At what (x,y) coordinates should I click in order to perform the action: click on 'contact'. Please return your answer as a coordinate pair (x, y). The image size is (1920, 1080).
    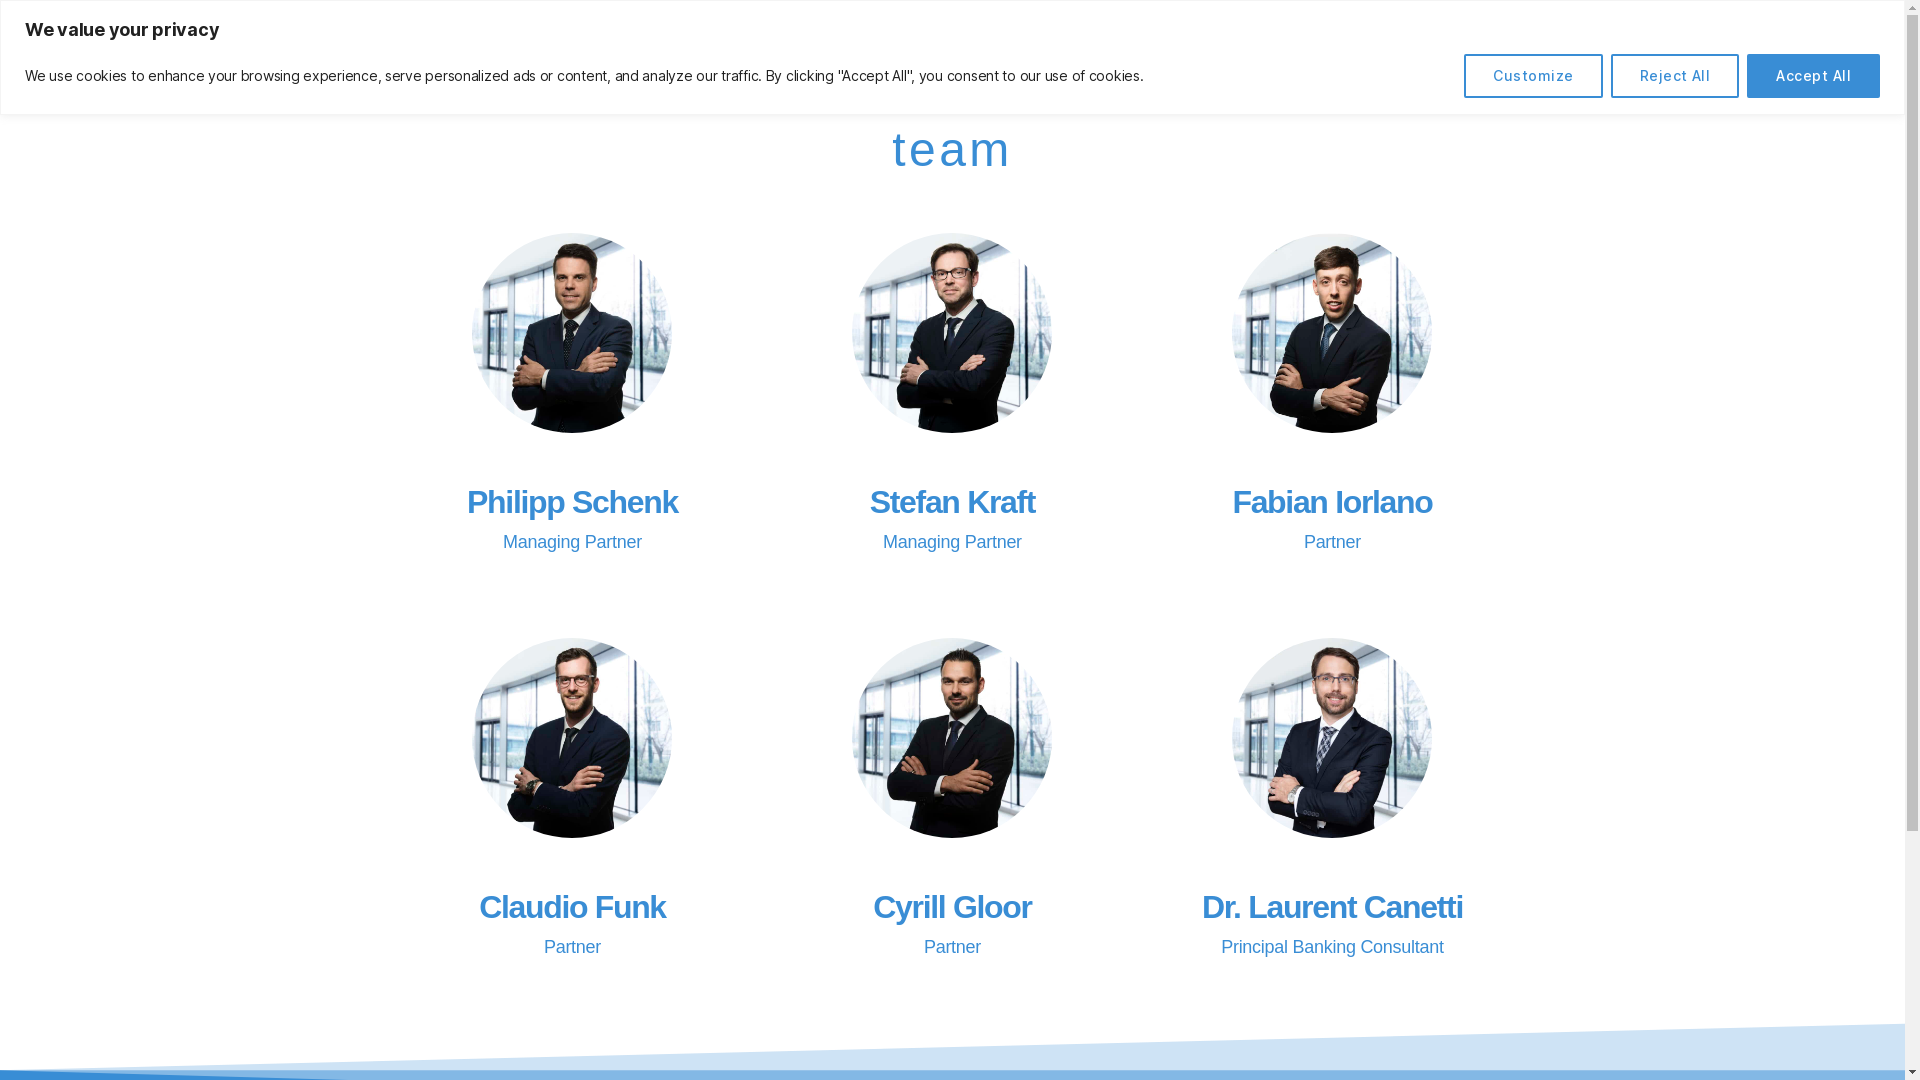
    Looking at the image, I should click on (1723, 47).